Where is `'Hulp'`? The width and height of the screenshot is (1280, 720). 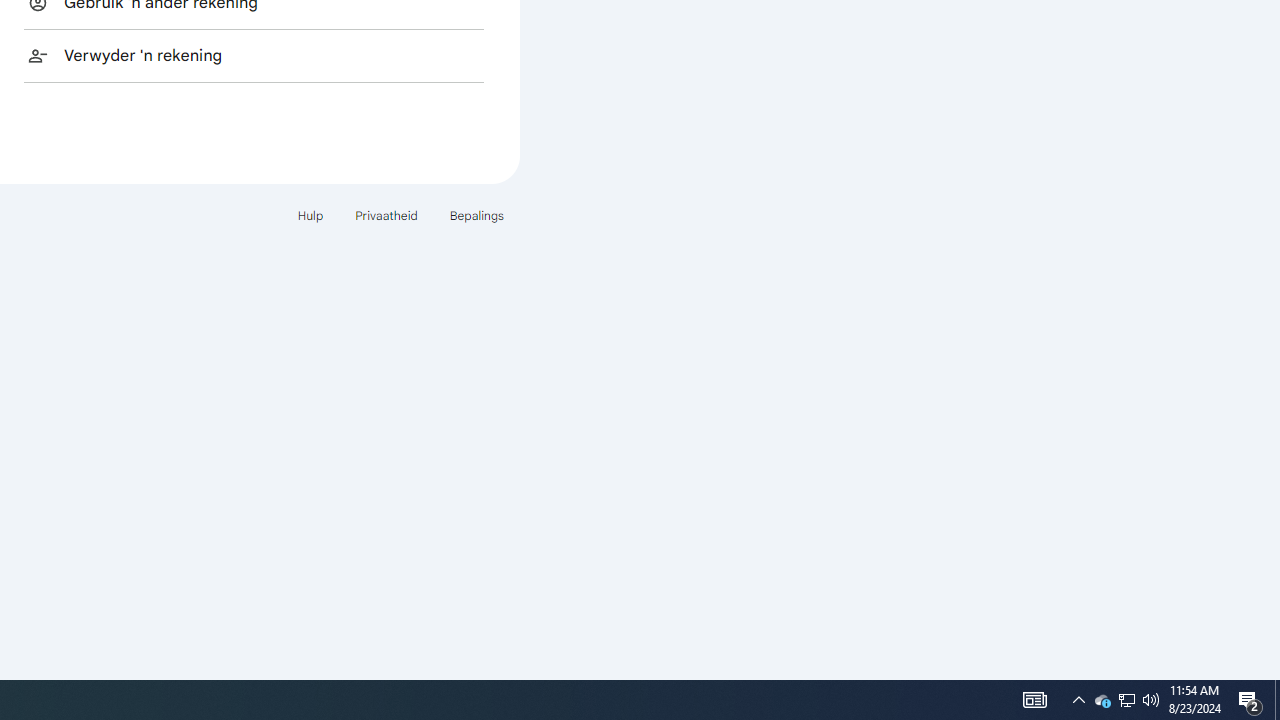
'Hulp' is located at coordinates (309, 215).